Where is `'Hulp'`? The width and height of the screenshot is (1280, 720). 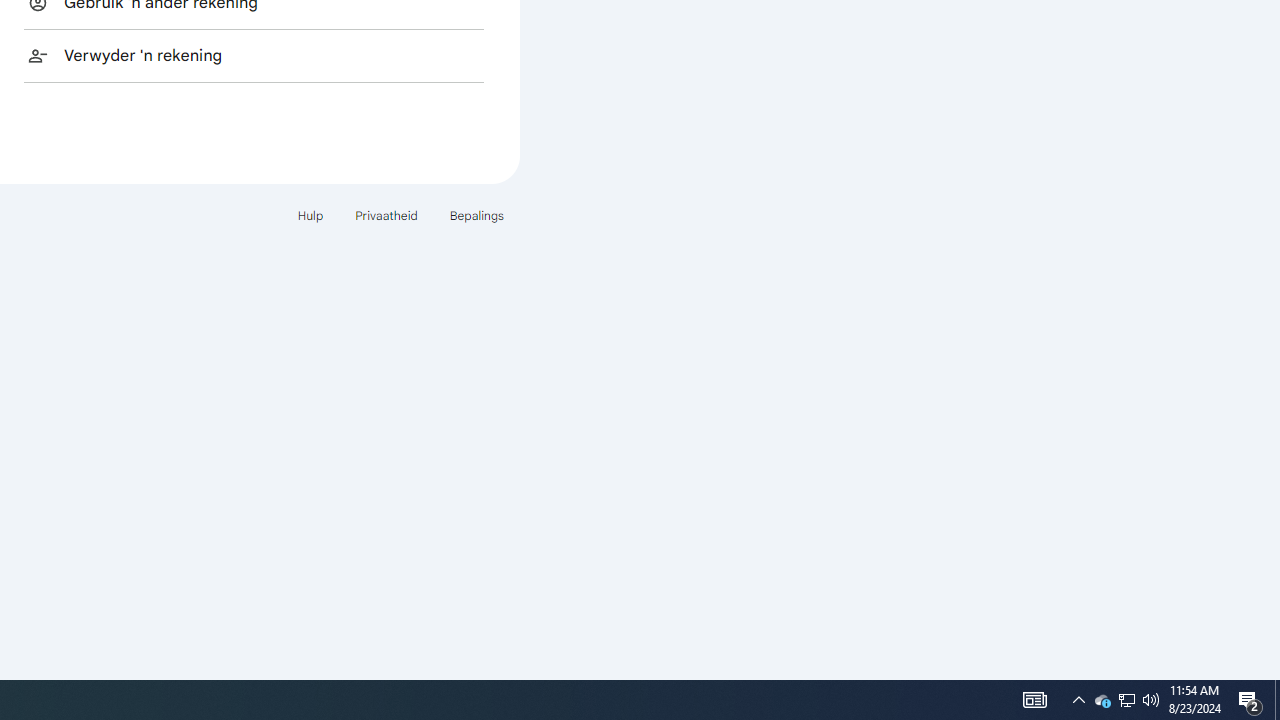
'Hulp' is located at coordinates (309, 215).